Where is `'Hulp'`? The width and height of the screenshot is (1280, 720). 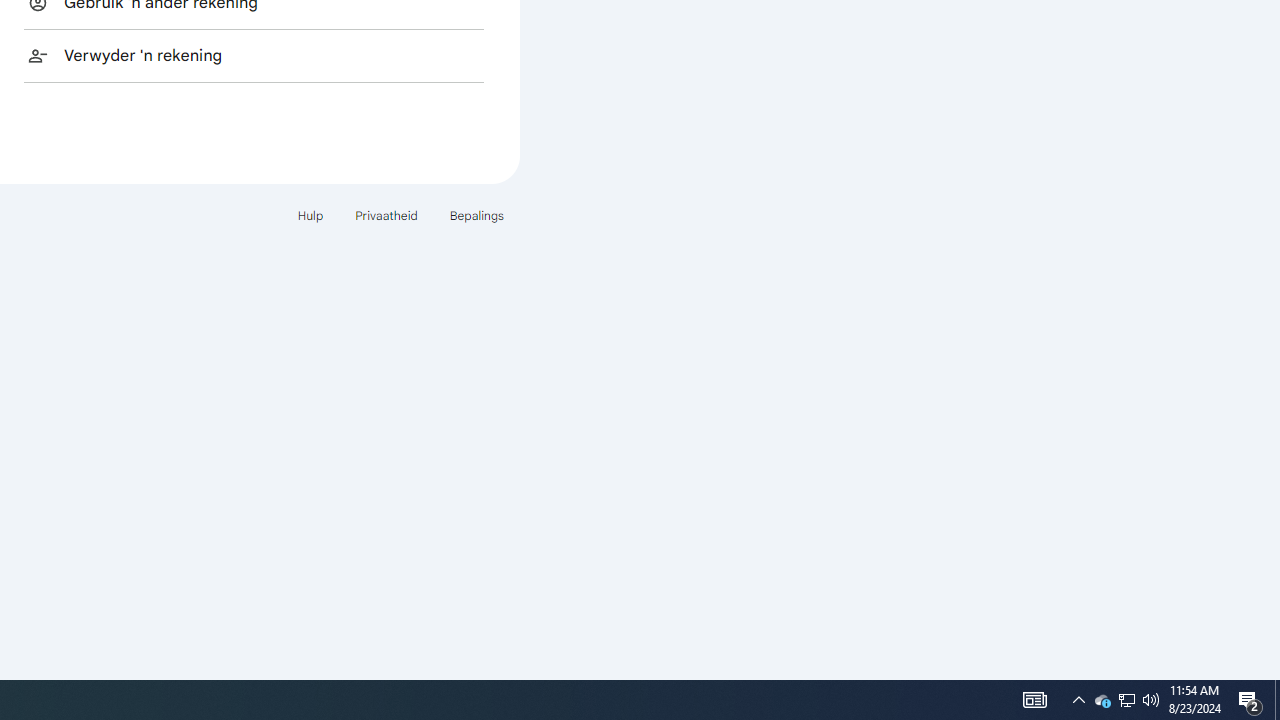
'Hulp' is located at coordinates (309, 215).